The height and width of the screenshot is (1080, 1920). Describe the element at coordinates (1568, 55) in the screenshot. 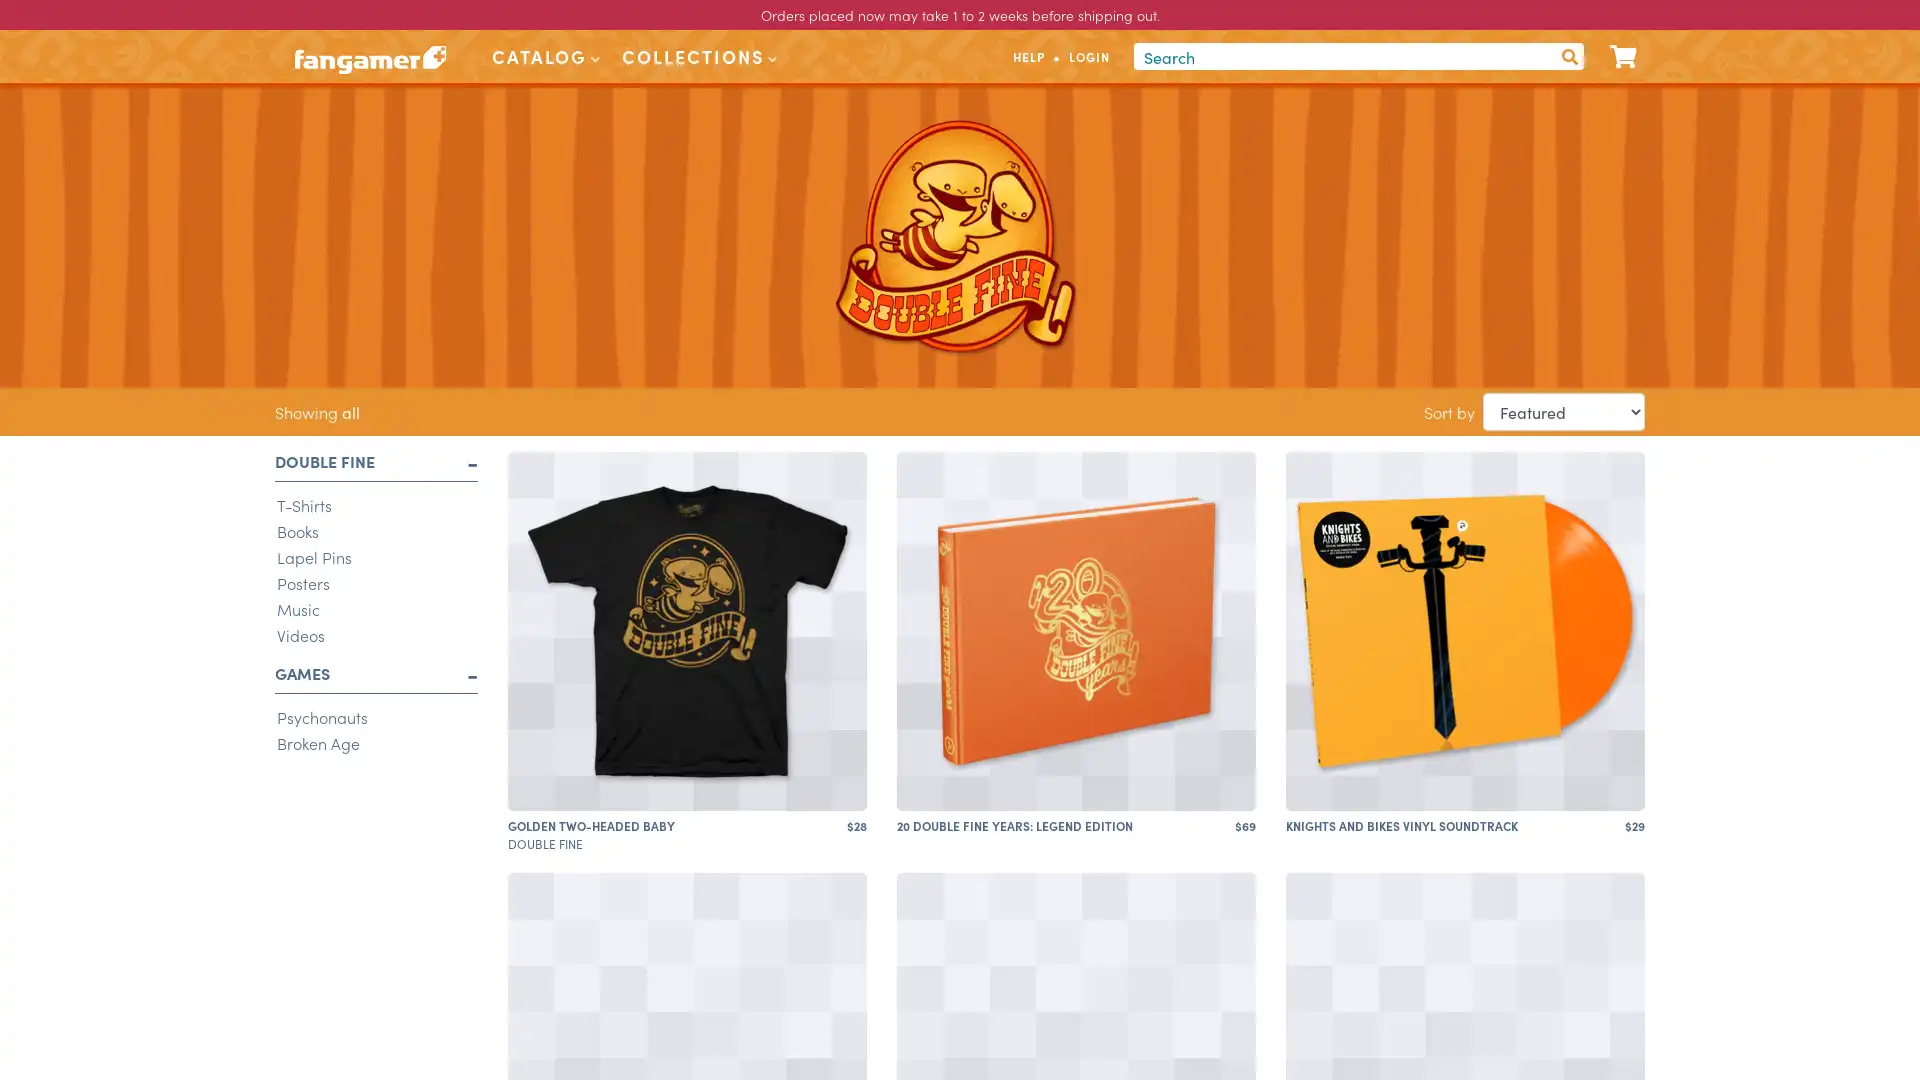

I see `Submit Search` at that location.